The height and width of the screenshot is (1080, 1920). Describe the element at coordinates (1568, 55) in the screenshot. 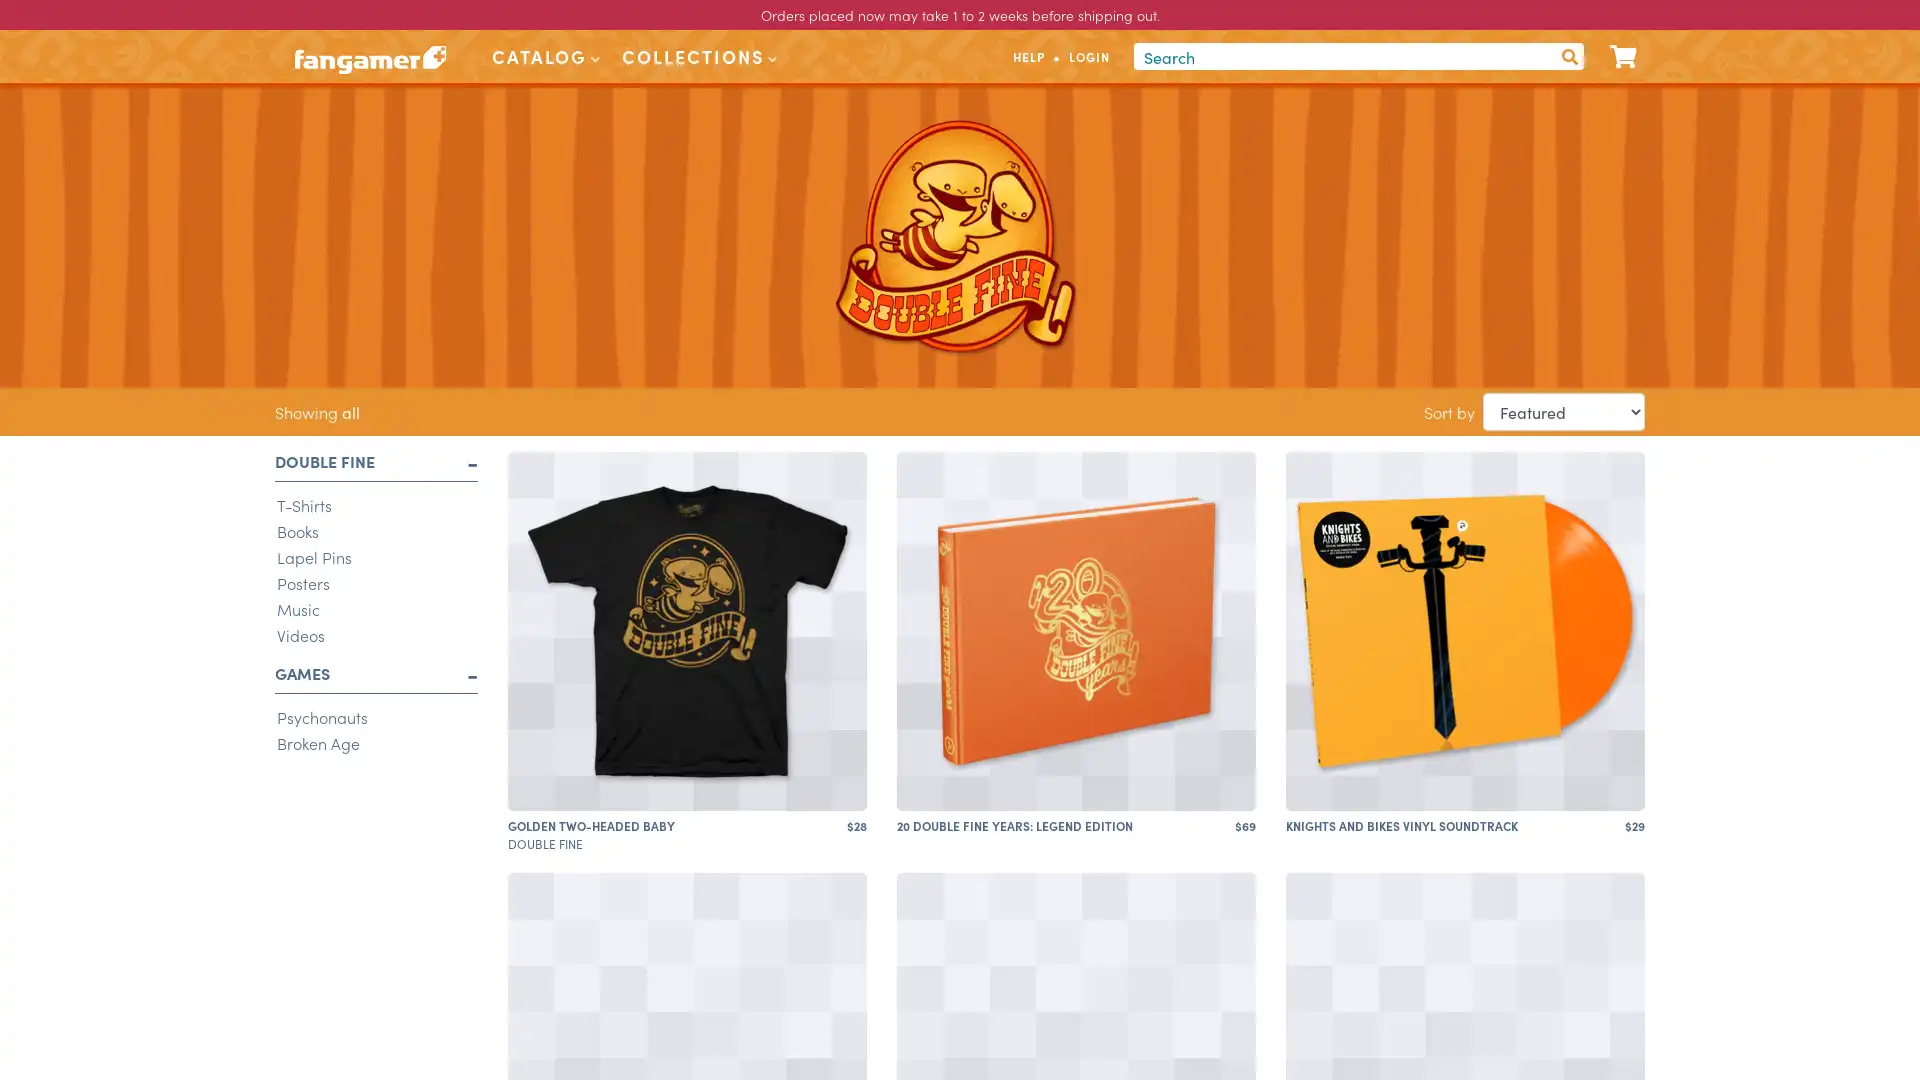

I see `Submit Search` at that location.